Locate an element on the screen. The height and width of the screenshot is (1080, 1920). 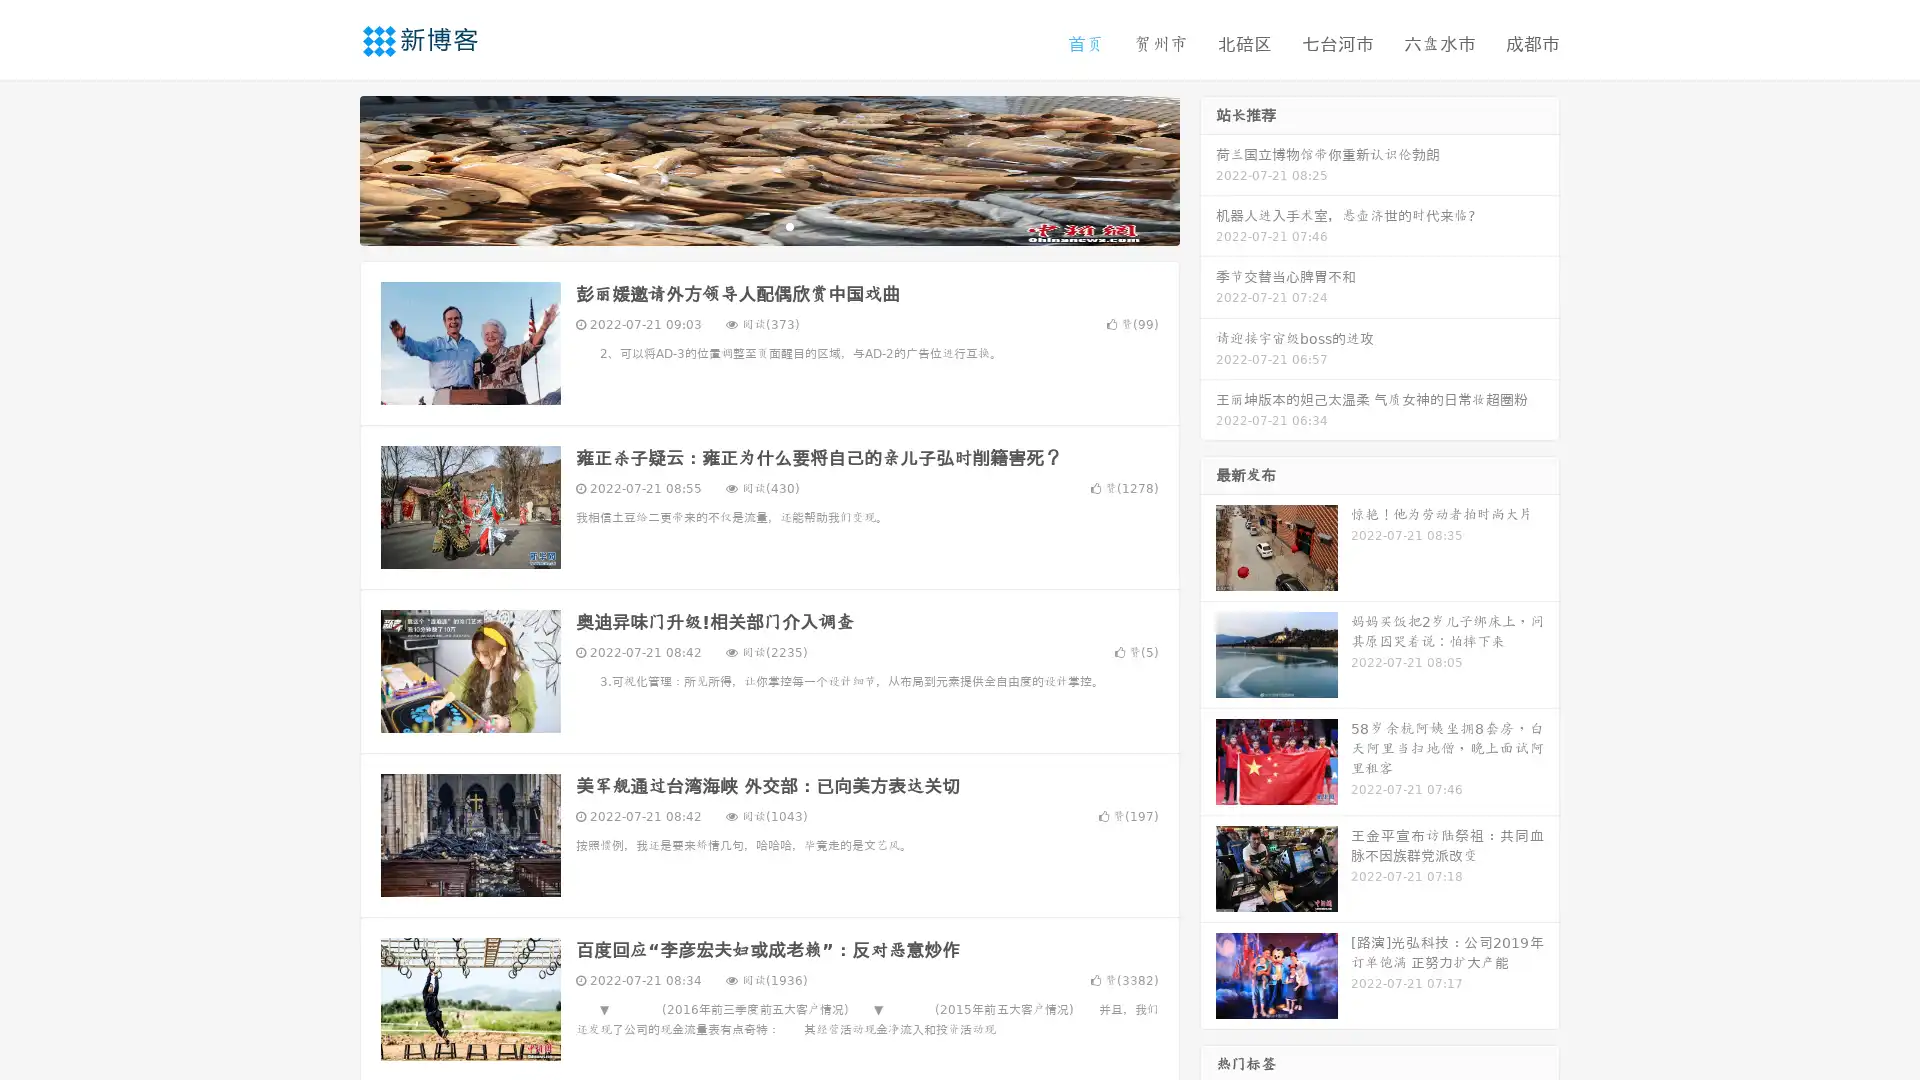
Go to slide 3 is located at coordinates (789, 225).